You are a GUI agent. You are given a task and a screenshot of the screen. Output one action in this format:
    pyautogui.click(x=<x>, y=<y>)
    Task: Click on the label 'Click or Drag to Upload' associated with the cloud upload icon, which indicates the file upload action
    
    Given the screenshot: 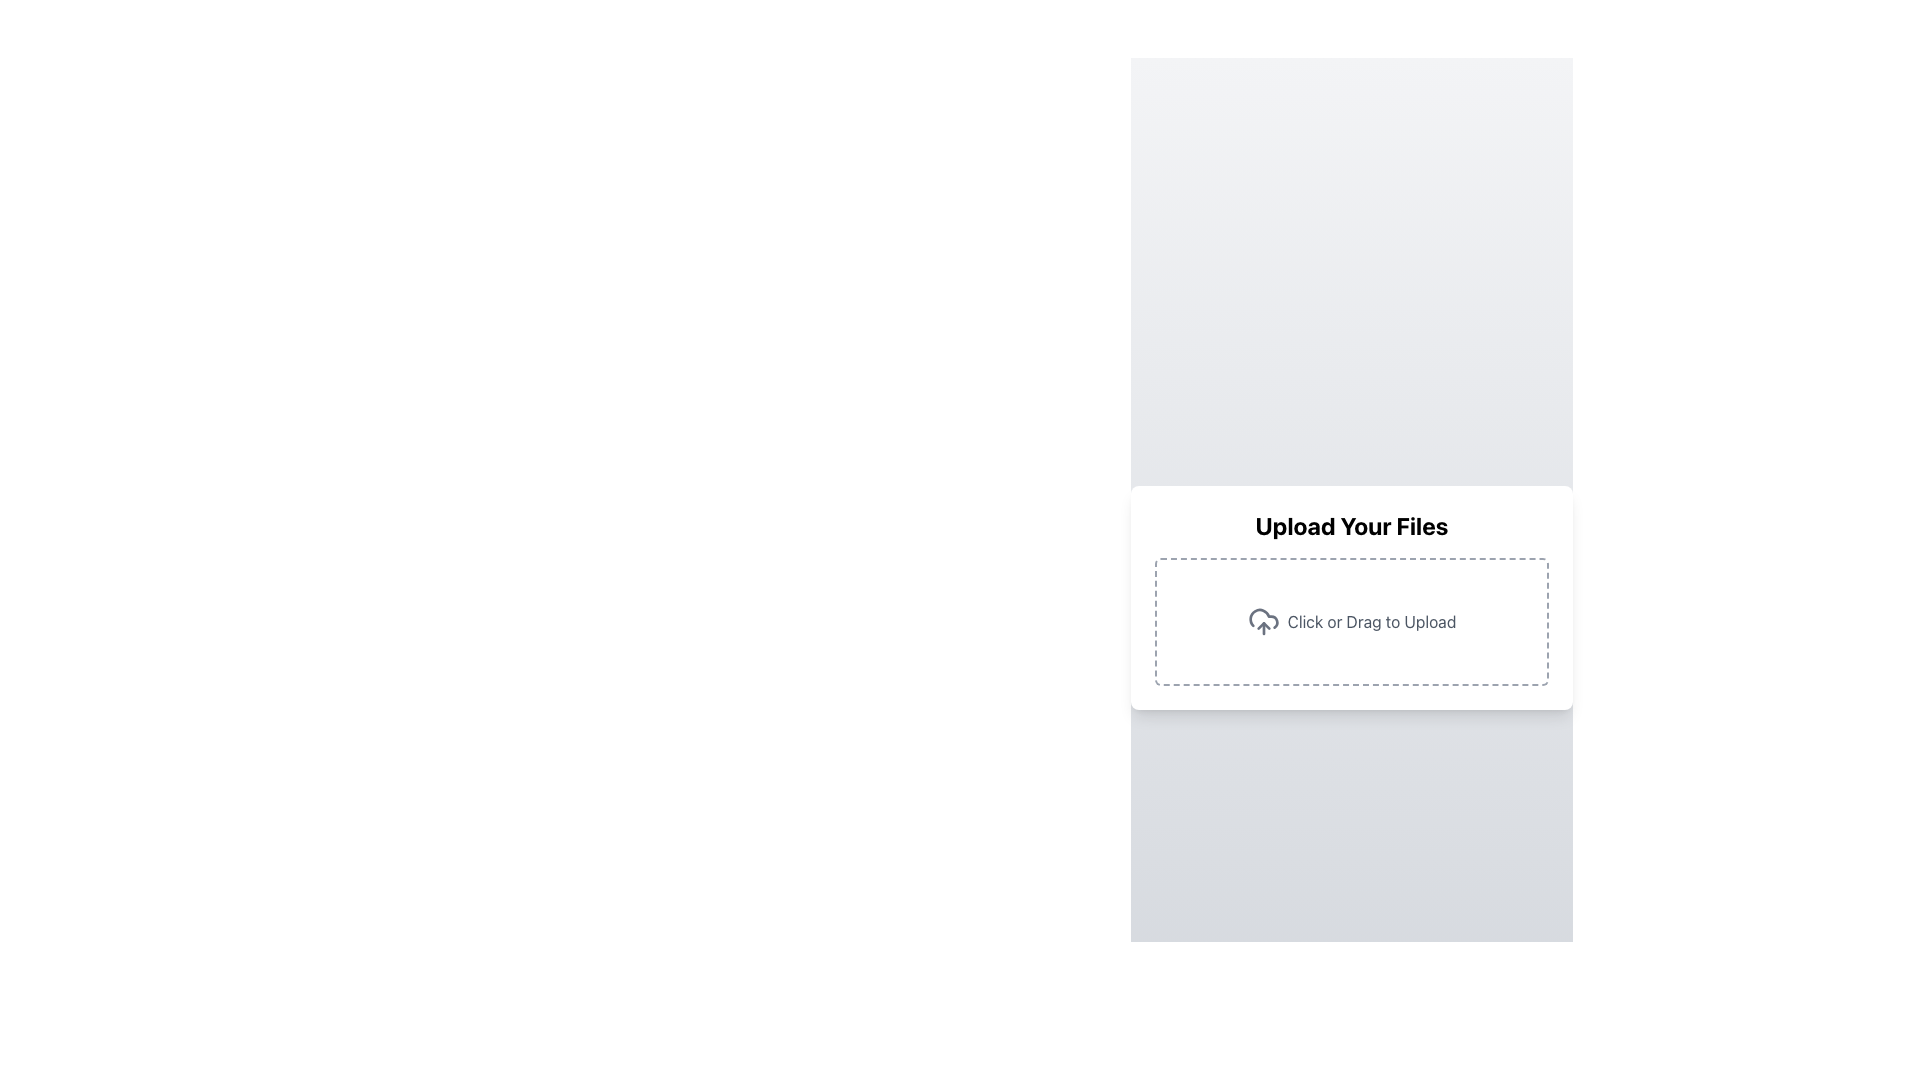 What is the action you would take?
    pyautogui.click(x=1262, y=620)
    